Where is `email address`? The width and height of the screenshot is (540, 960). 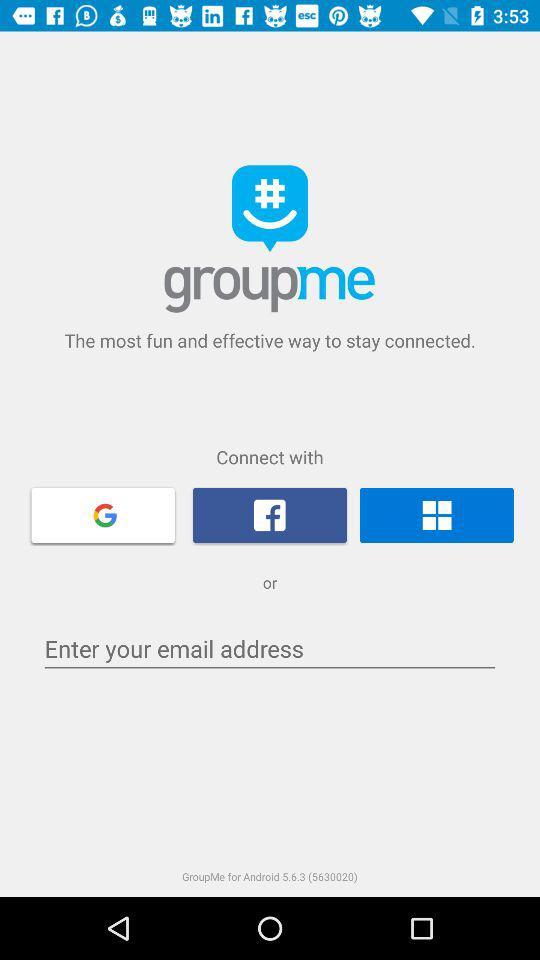 email address is located at coordinates (270, 648).